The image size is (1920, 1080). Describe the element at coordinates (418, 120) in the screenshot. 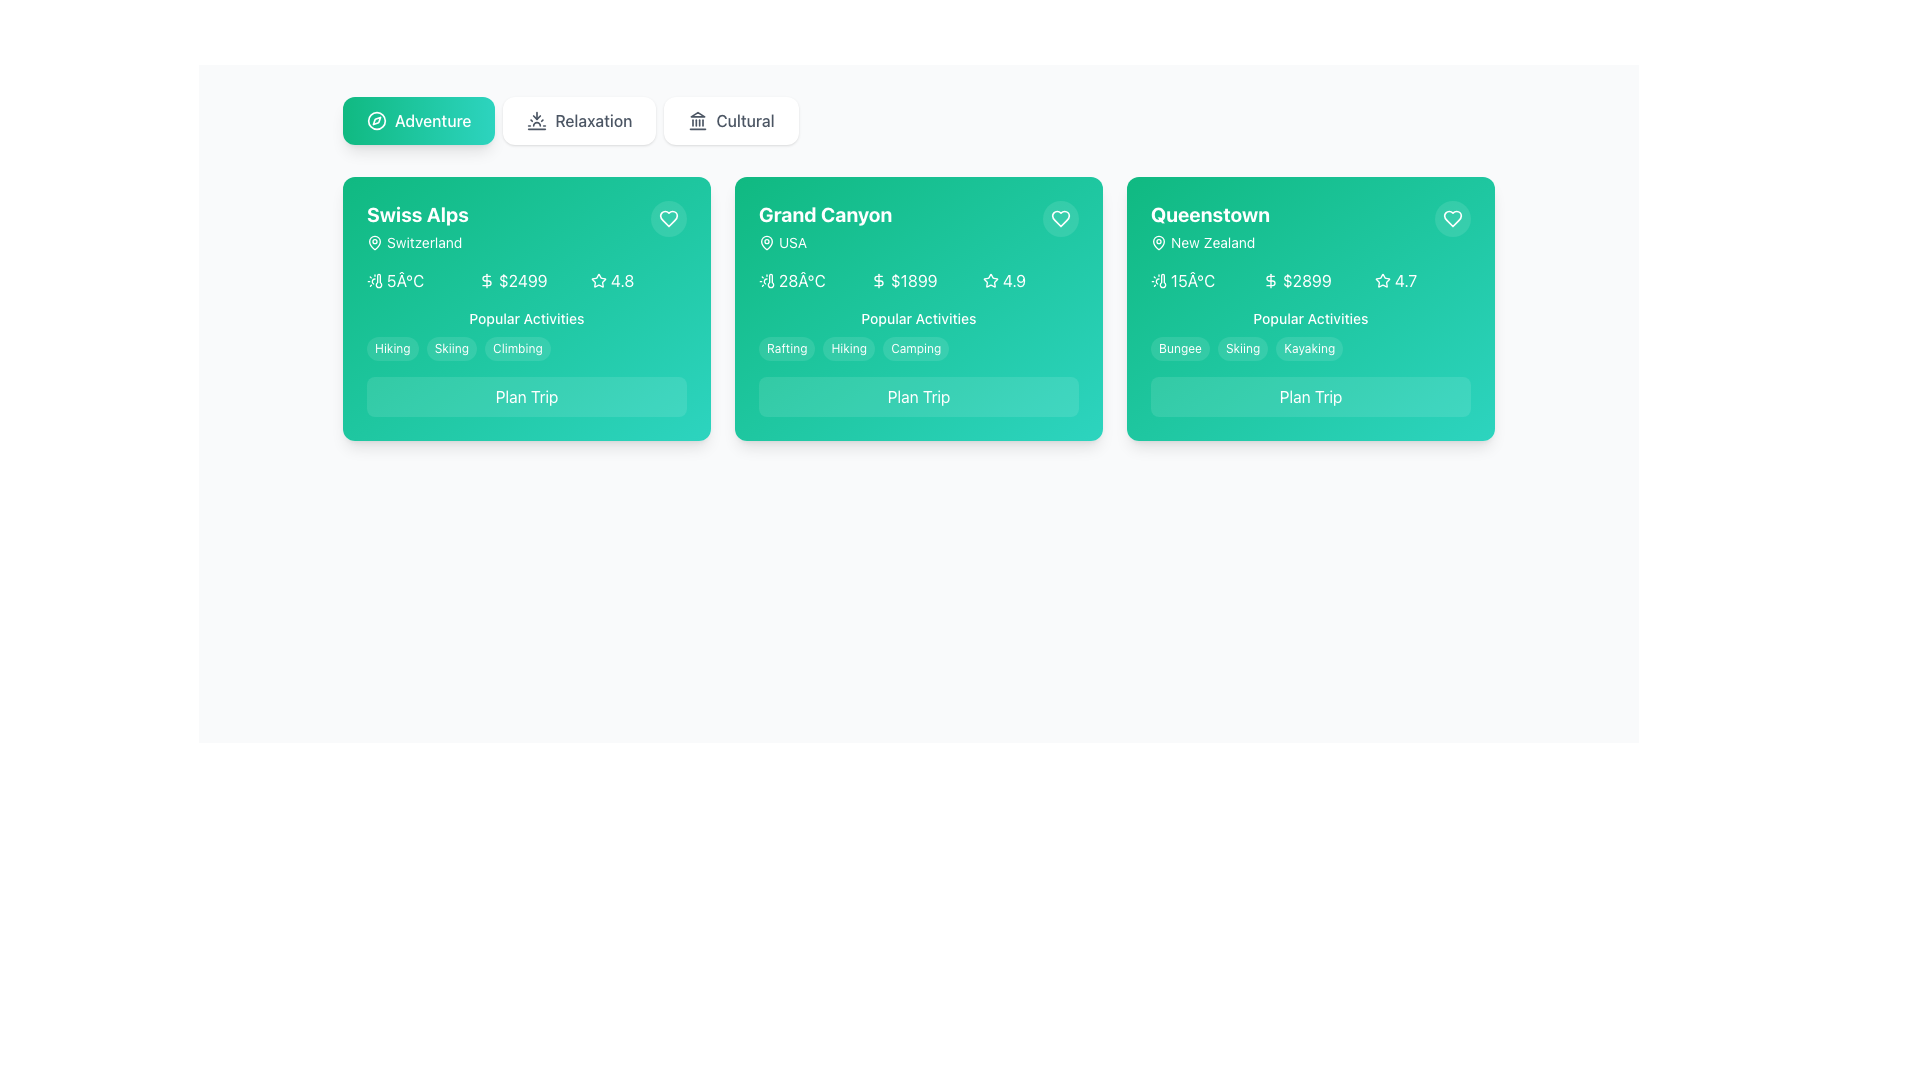

I see `the category selection button for 'Adventure'` at that location.